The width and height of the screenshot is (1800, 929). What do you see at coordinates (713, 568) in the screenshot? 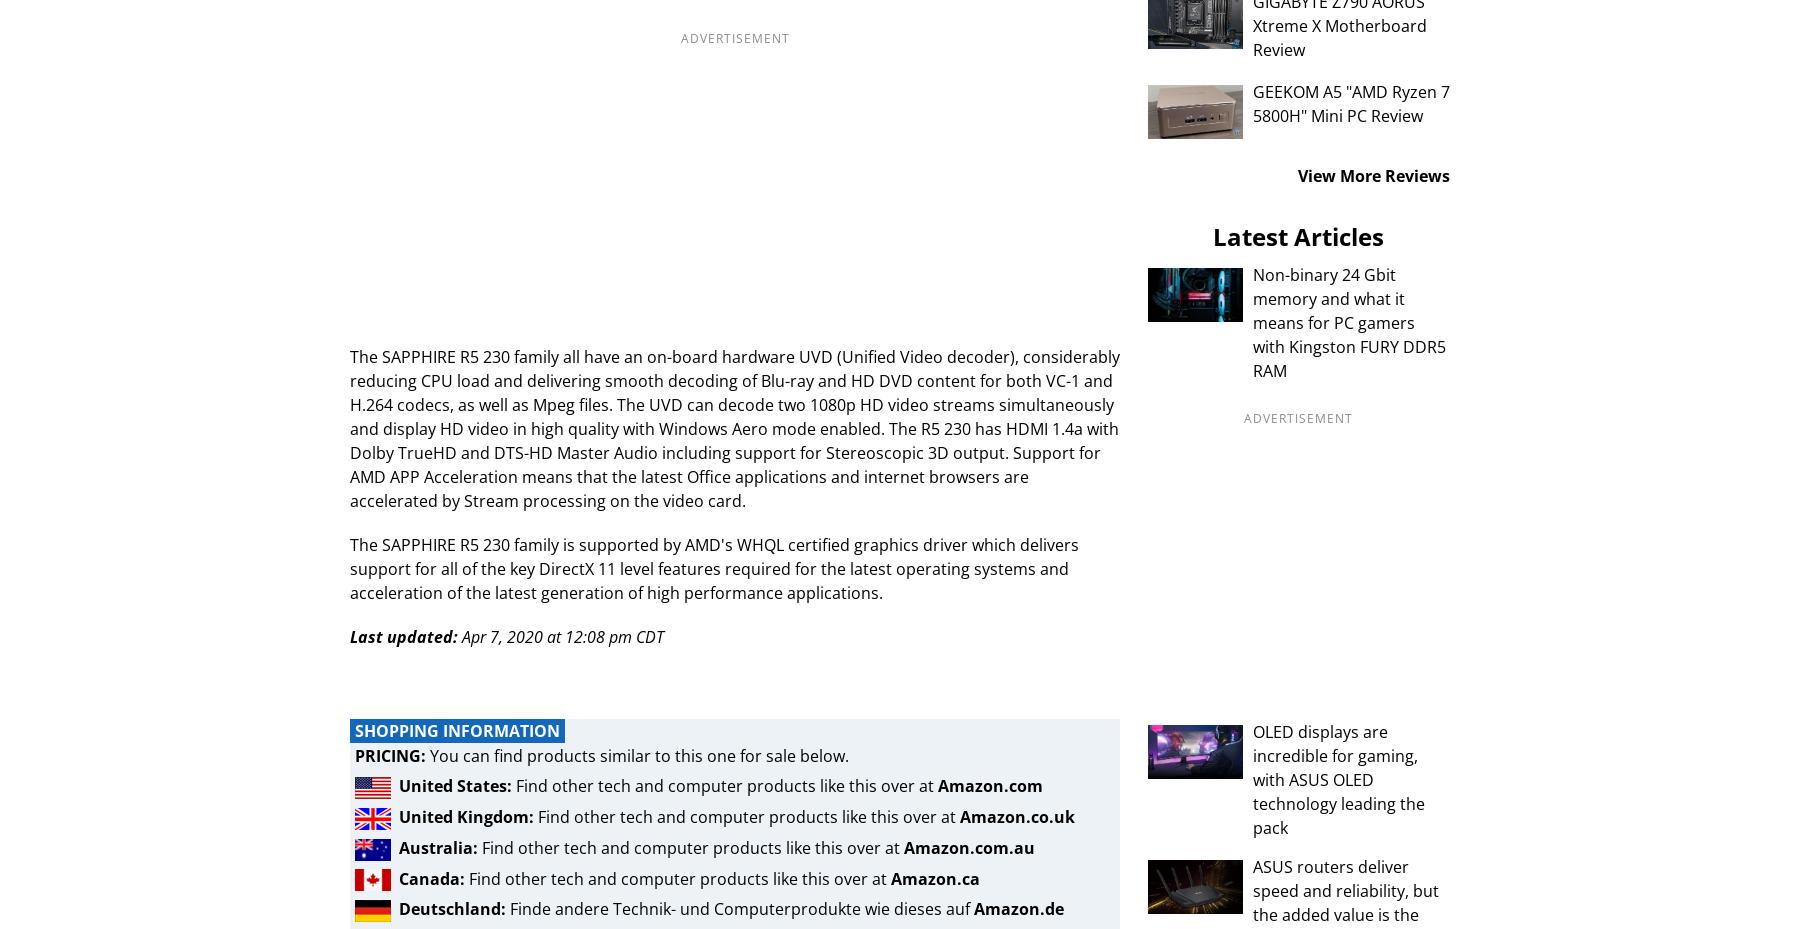
I see `'The SAPPHIRE R5 230 family is supported by AMD's WHQL certified graphics driver which delivers support for all of the key DirectX 11 level features required for the latest operating systems and acceleration of the latest generation of high performance applications.'` at bounding box center [713, 568].